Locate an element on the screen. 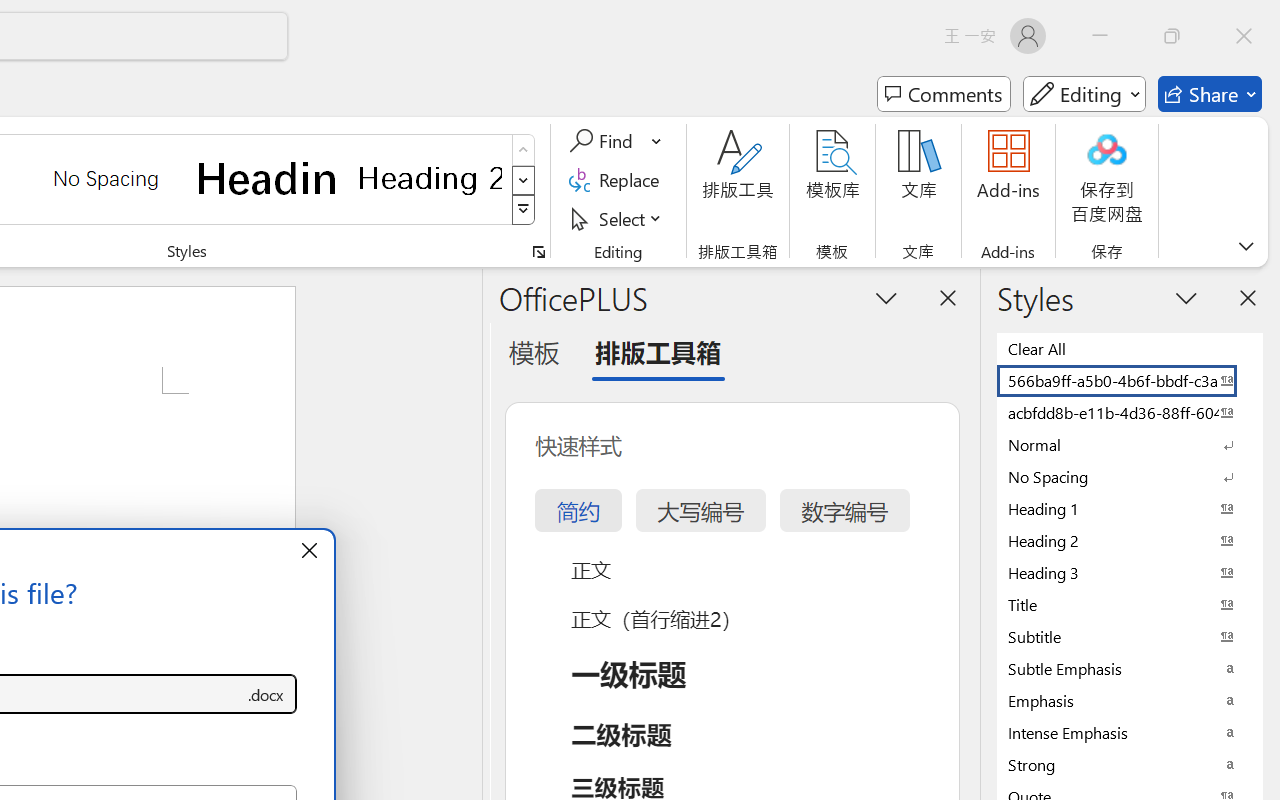 The image size is (1280, 800). 'Share' is located at coordinates (1209, 94).